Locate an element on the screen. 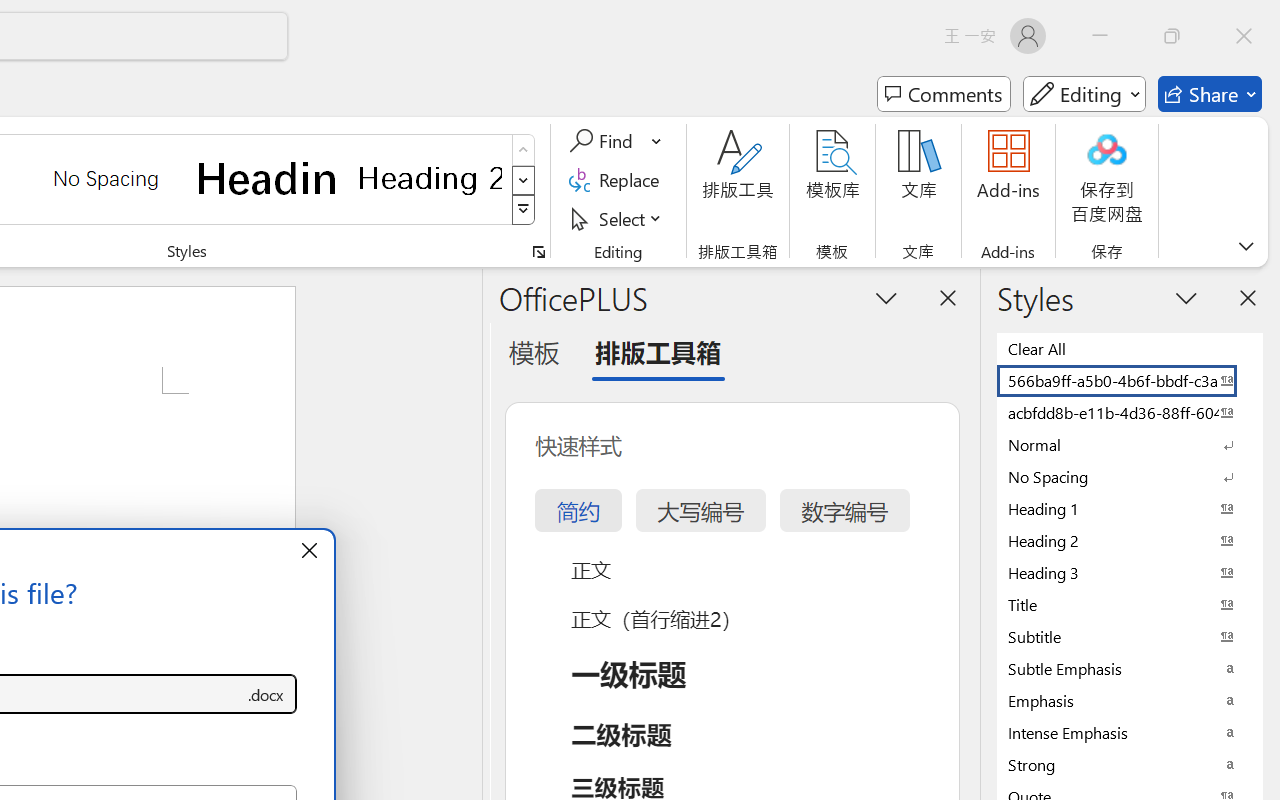 The image size is (1280, 800). 'Share' is located at coordinates (1209, 94).